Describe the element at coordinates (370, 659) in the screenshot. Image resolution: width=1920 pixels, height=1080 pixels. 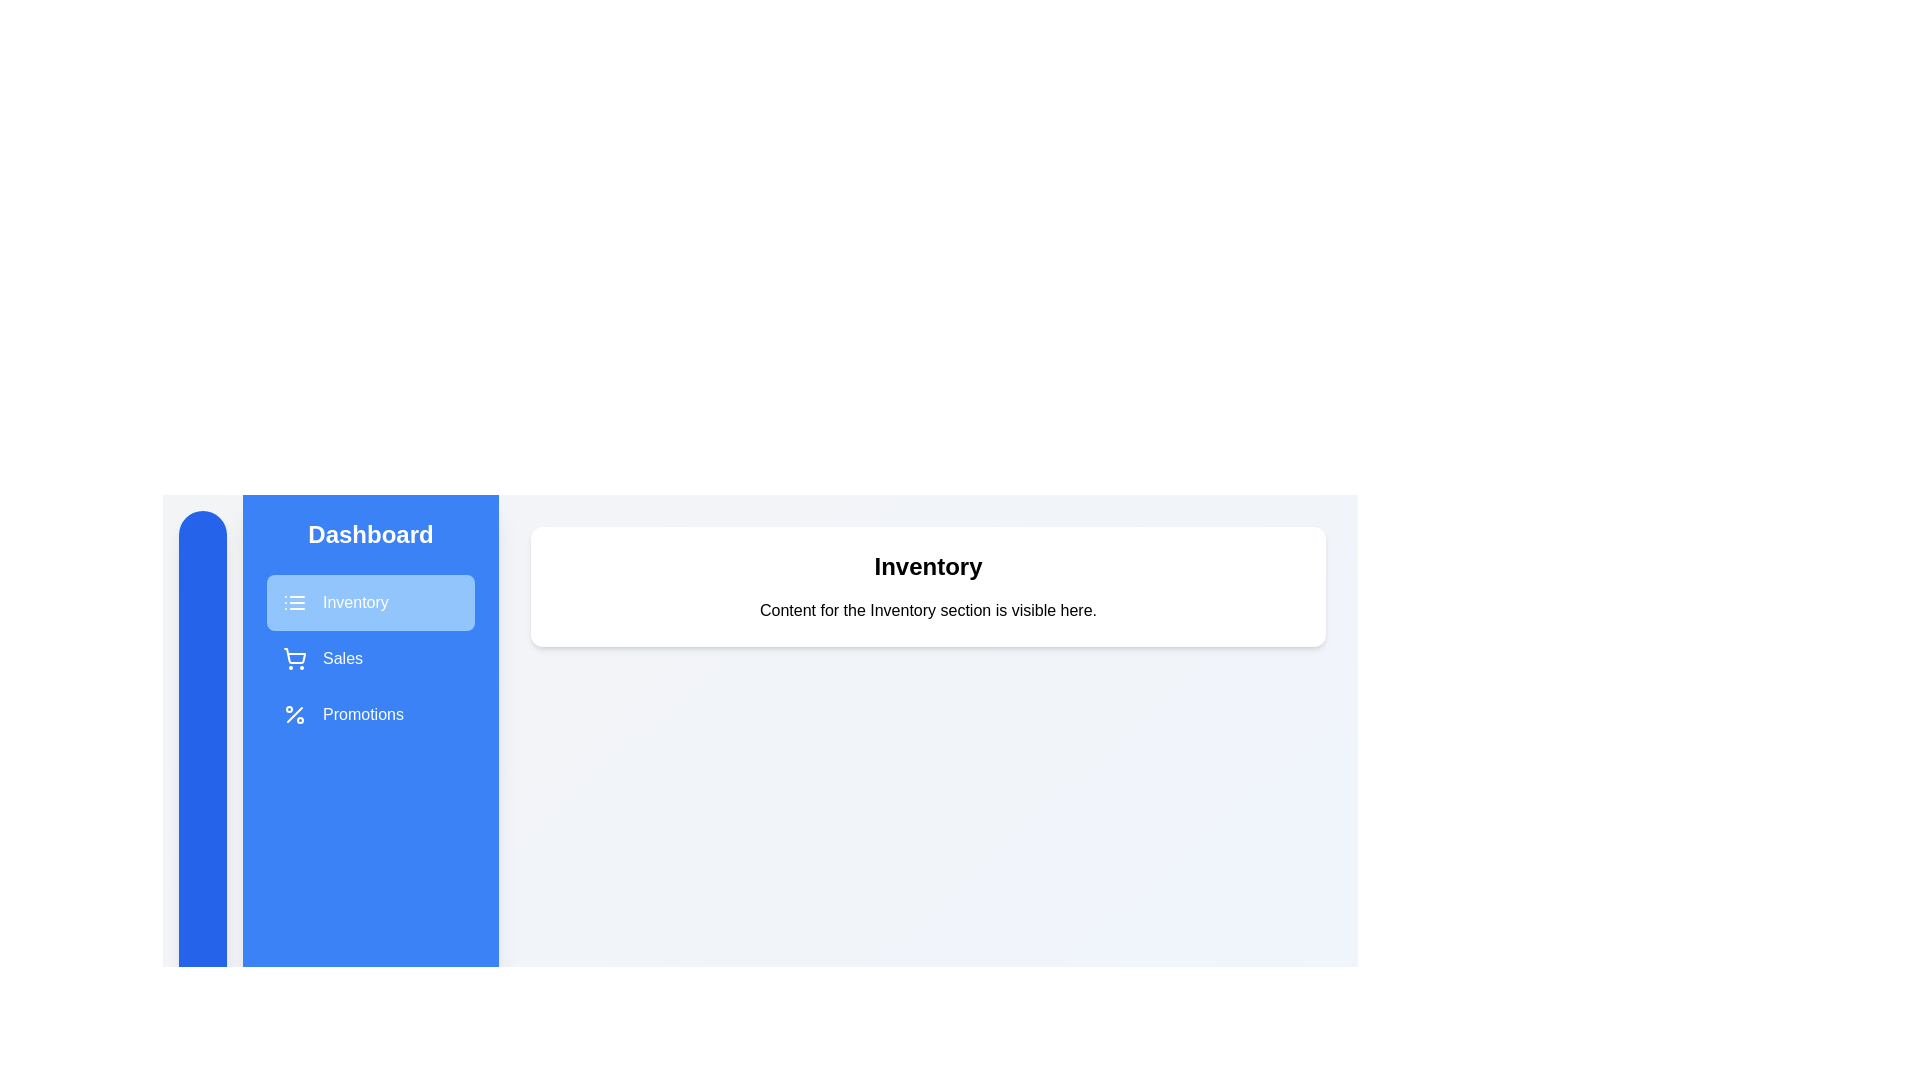
I see `the Sales section in the sidebar menu` at that location.